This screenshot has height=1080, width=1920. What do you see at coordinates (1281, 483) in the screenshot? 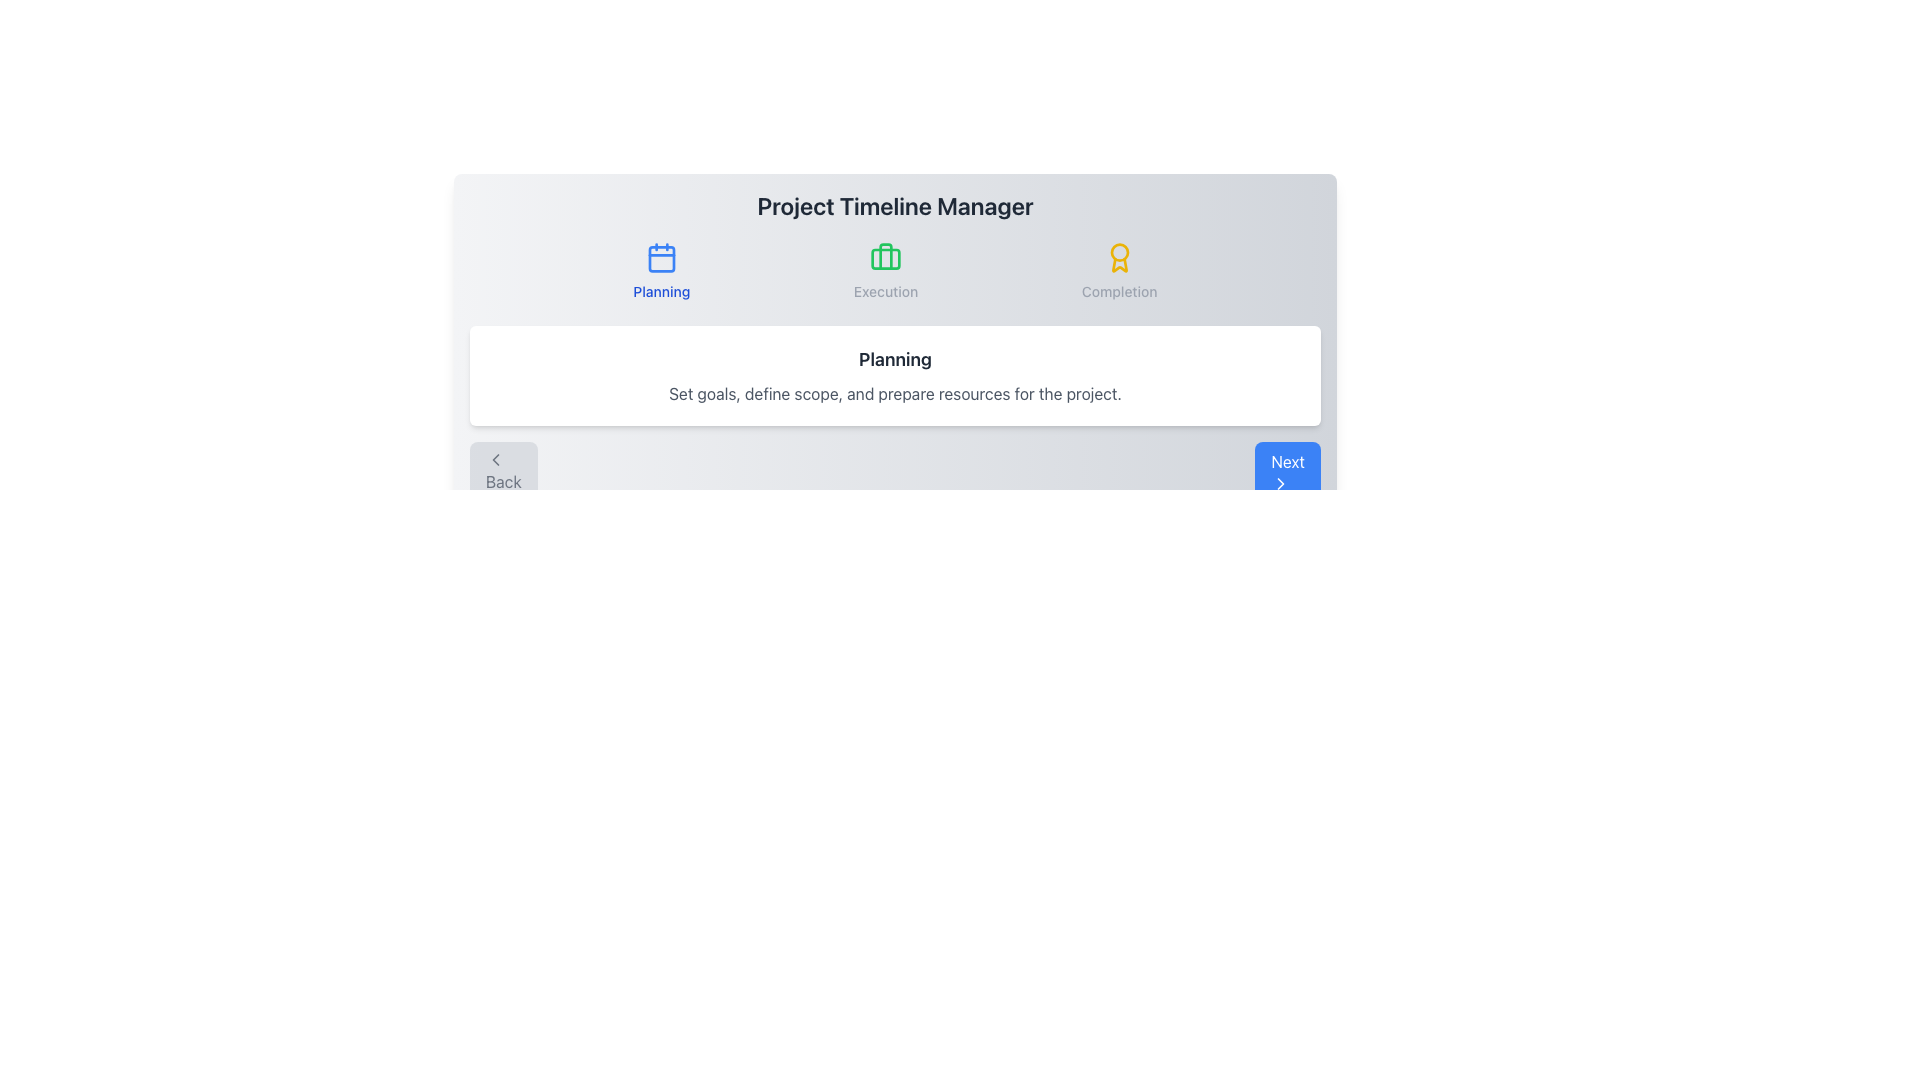
I see `the 'Next' button which contains the chevron arrow icon, located at the bottom right corner of the interface` at bounding box center [1281, 483].